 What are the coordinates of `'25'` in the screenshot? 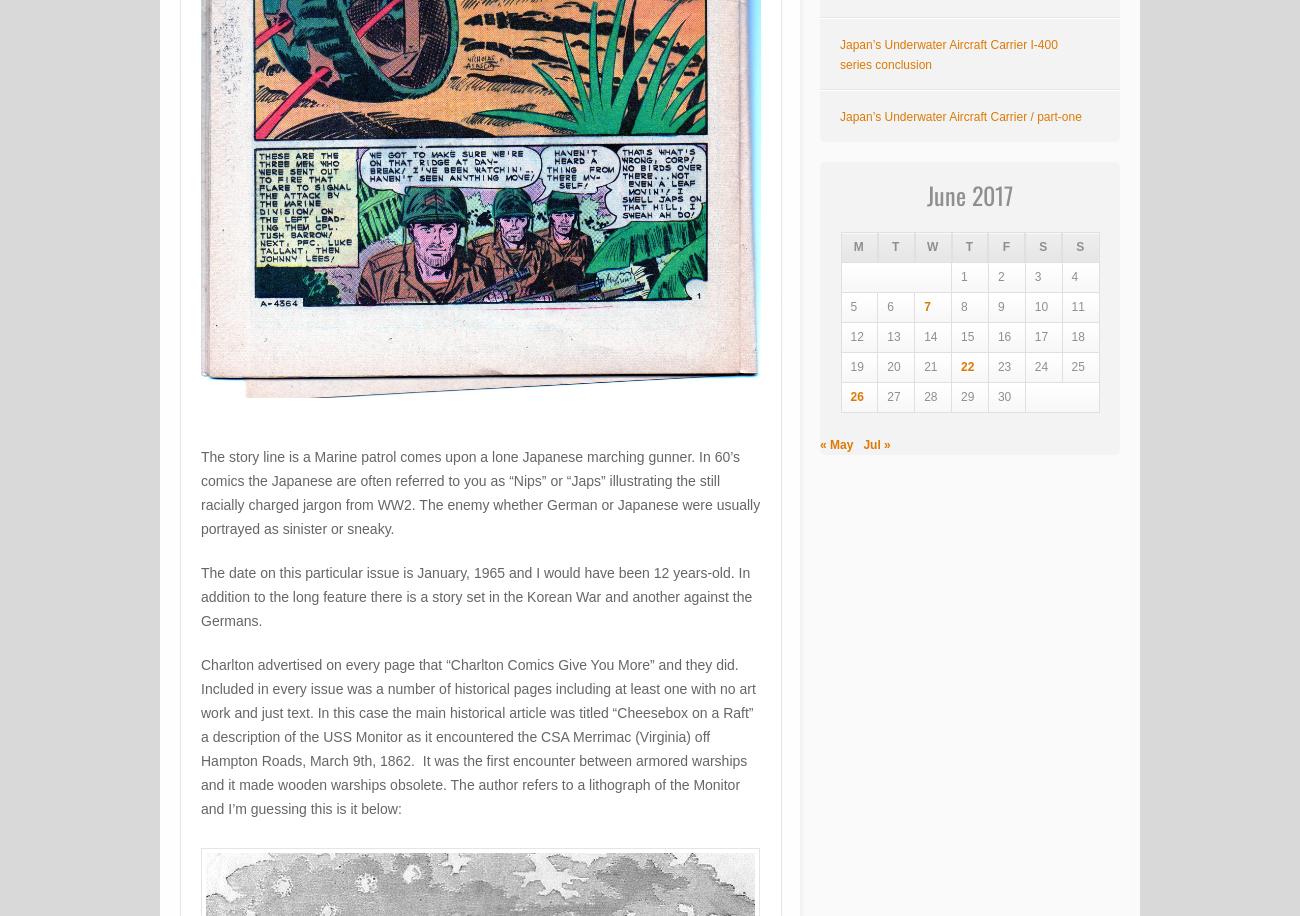 It's located at (1077, 367).